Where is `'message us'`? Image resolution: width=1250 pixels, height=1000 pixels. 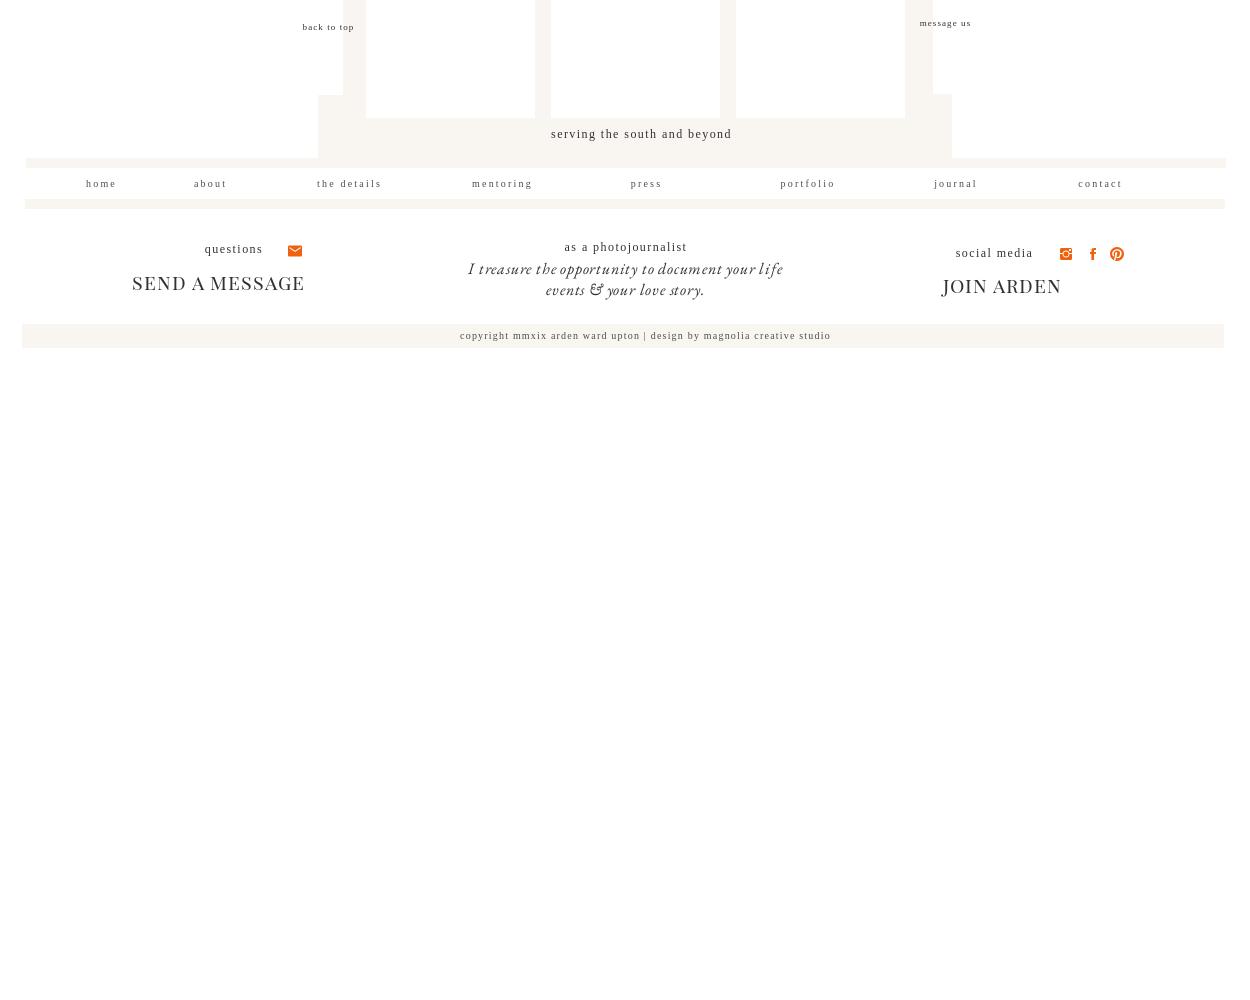 'message us' is located at coordinates (944, 23).